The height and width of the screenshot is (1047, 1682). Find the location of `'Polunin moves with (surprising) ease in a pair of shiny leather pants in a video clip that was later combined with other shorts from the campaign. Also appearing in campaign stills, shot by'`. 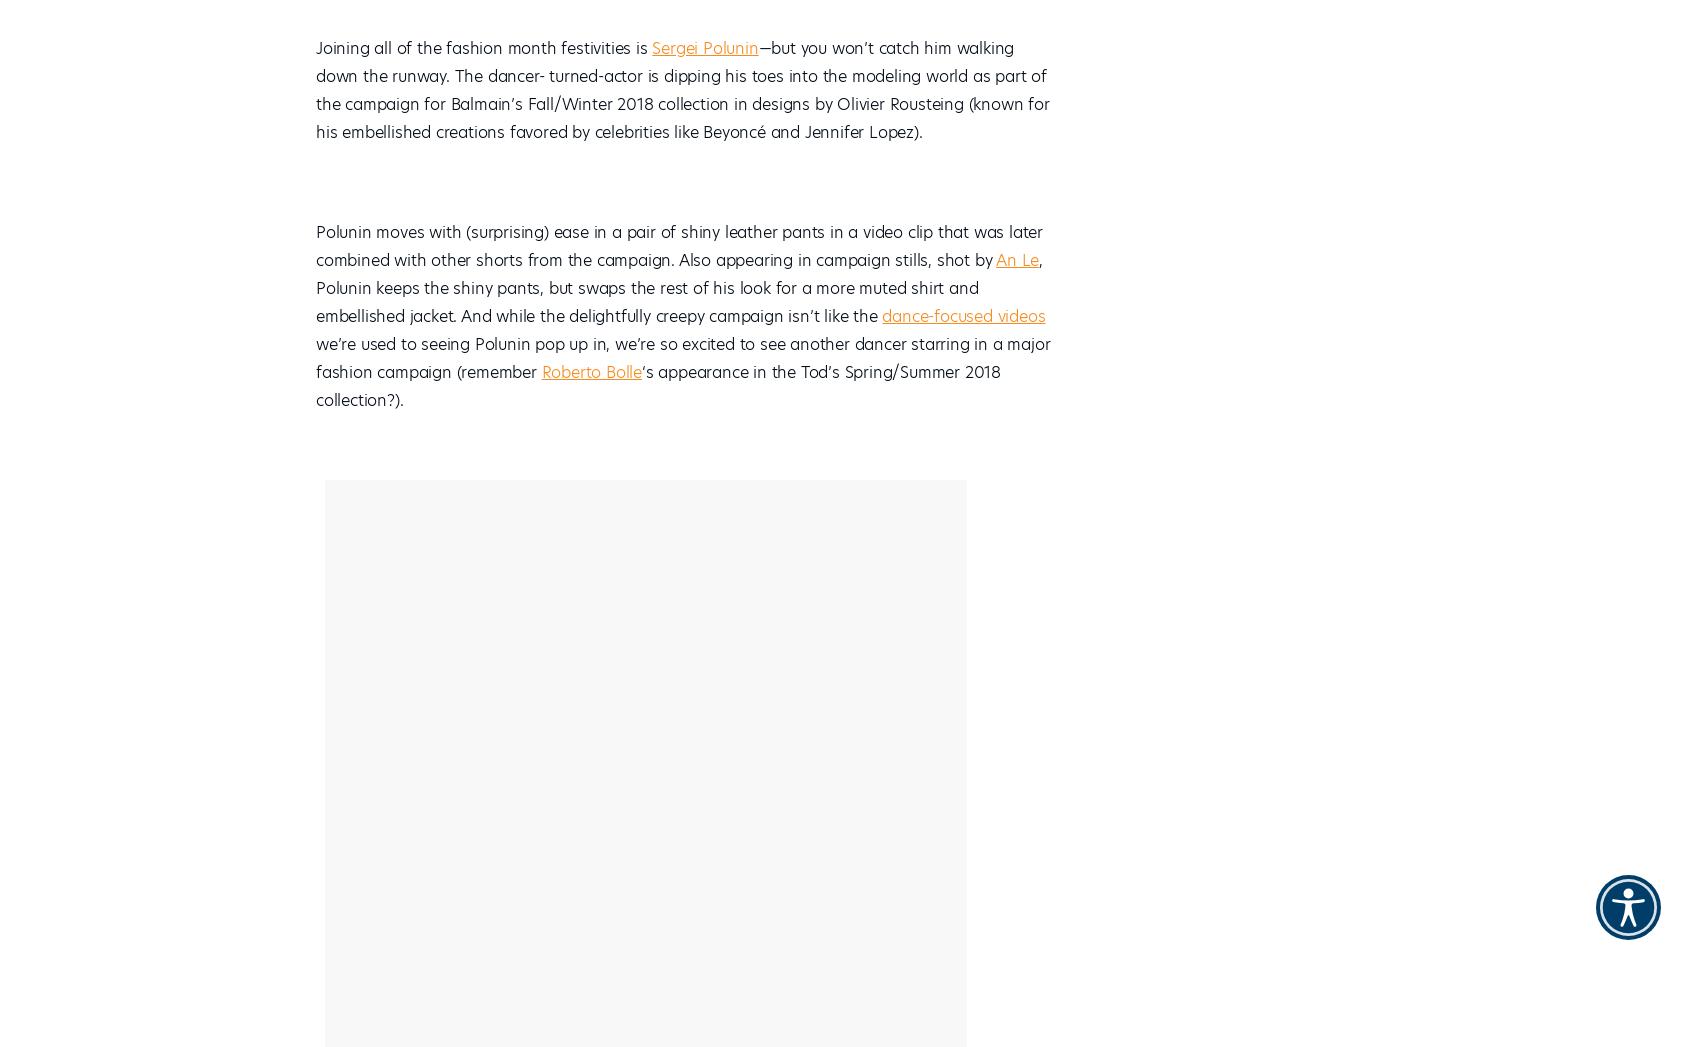

'Polunin moves with (surprising) ease in a pair of shiny leather pants in a video clip that was later combined with other shorts from the campaign. Also appearing in campaign stills, shot by' is located at coordinates (679, 246).